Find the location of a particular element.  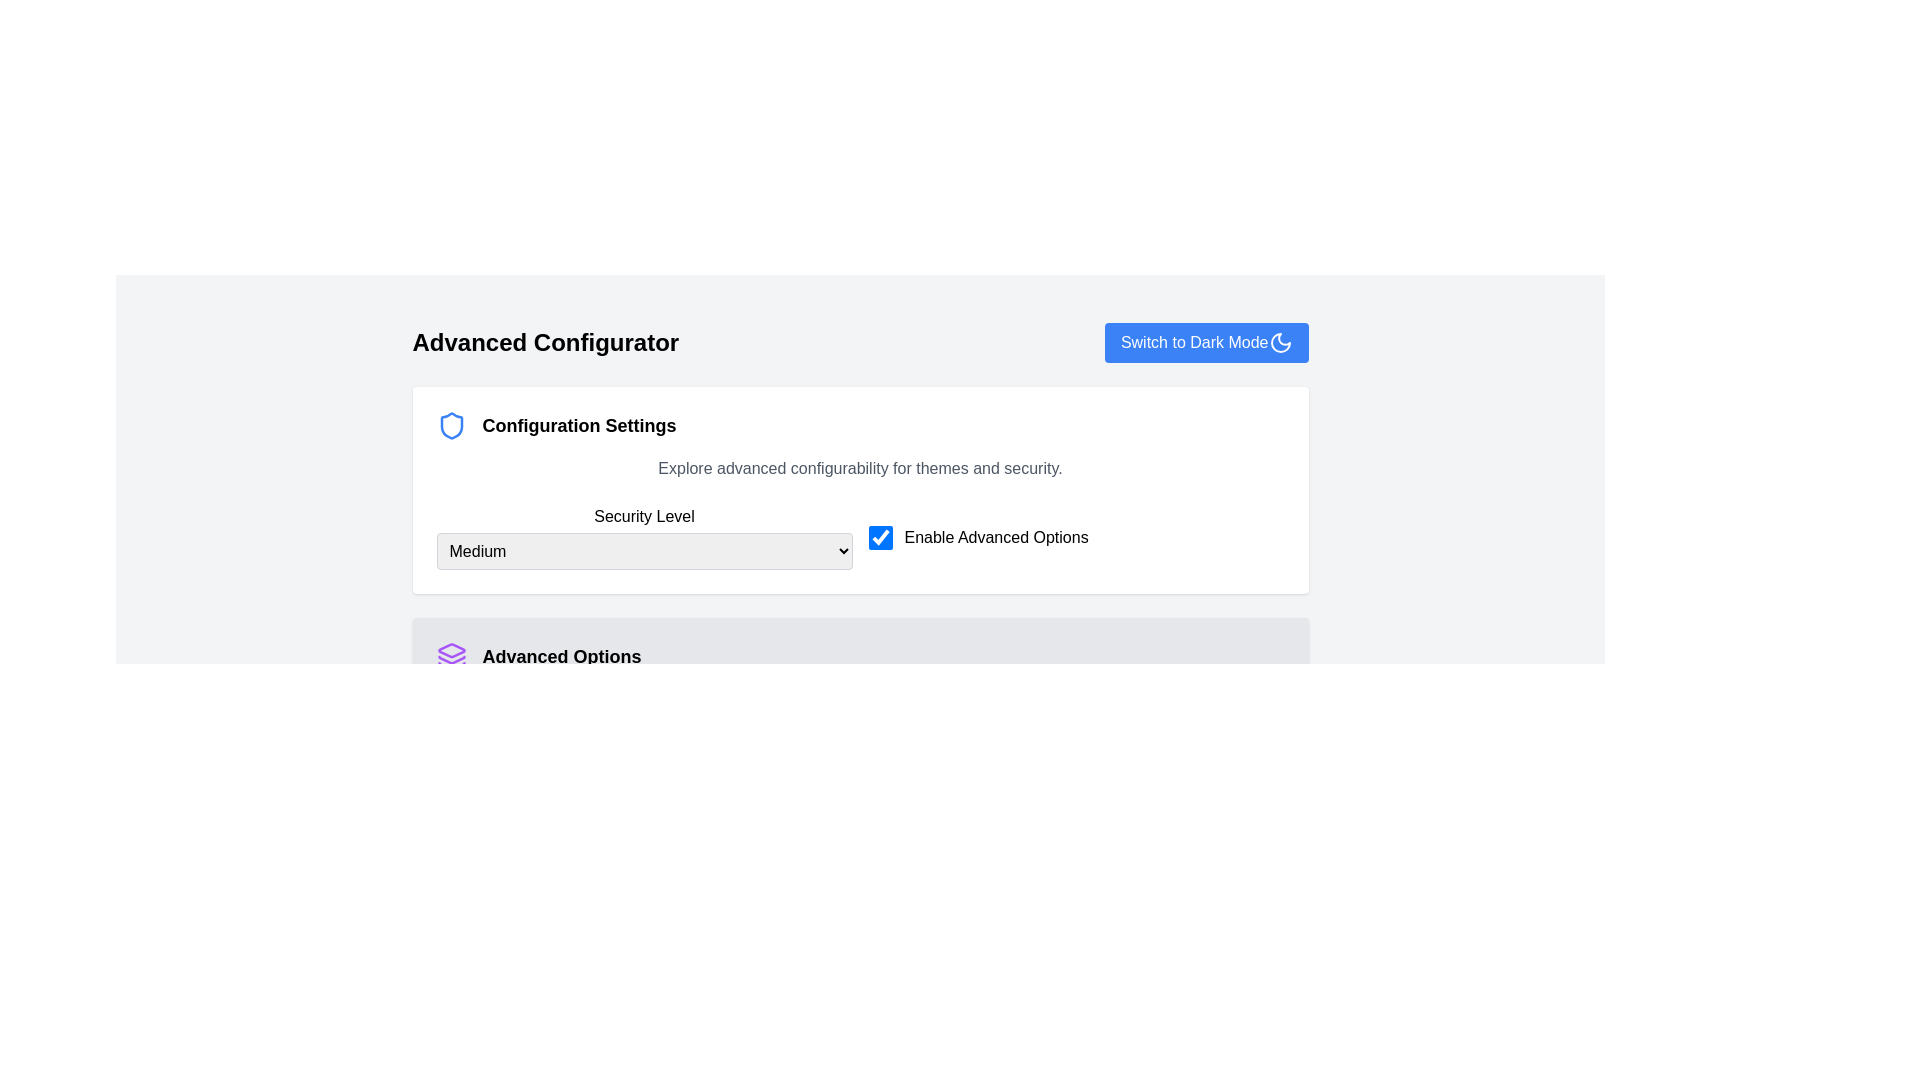

the 'Enable Advanced Options' label, which is a textual label in bold sans-serif font located to the right of a blue checkbox in the 'Configuration Settings' panel is located at coordinates (996, 536).